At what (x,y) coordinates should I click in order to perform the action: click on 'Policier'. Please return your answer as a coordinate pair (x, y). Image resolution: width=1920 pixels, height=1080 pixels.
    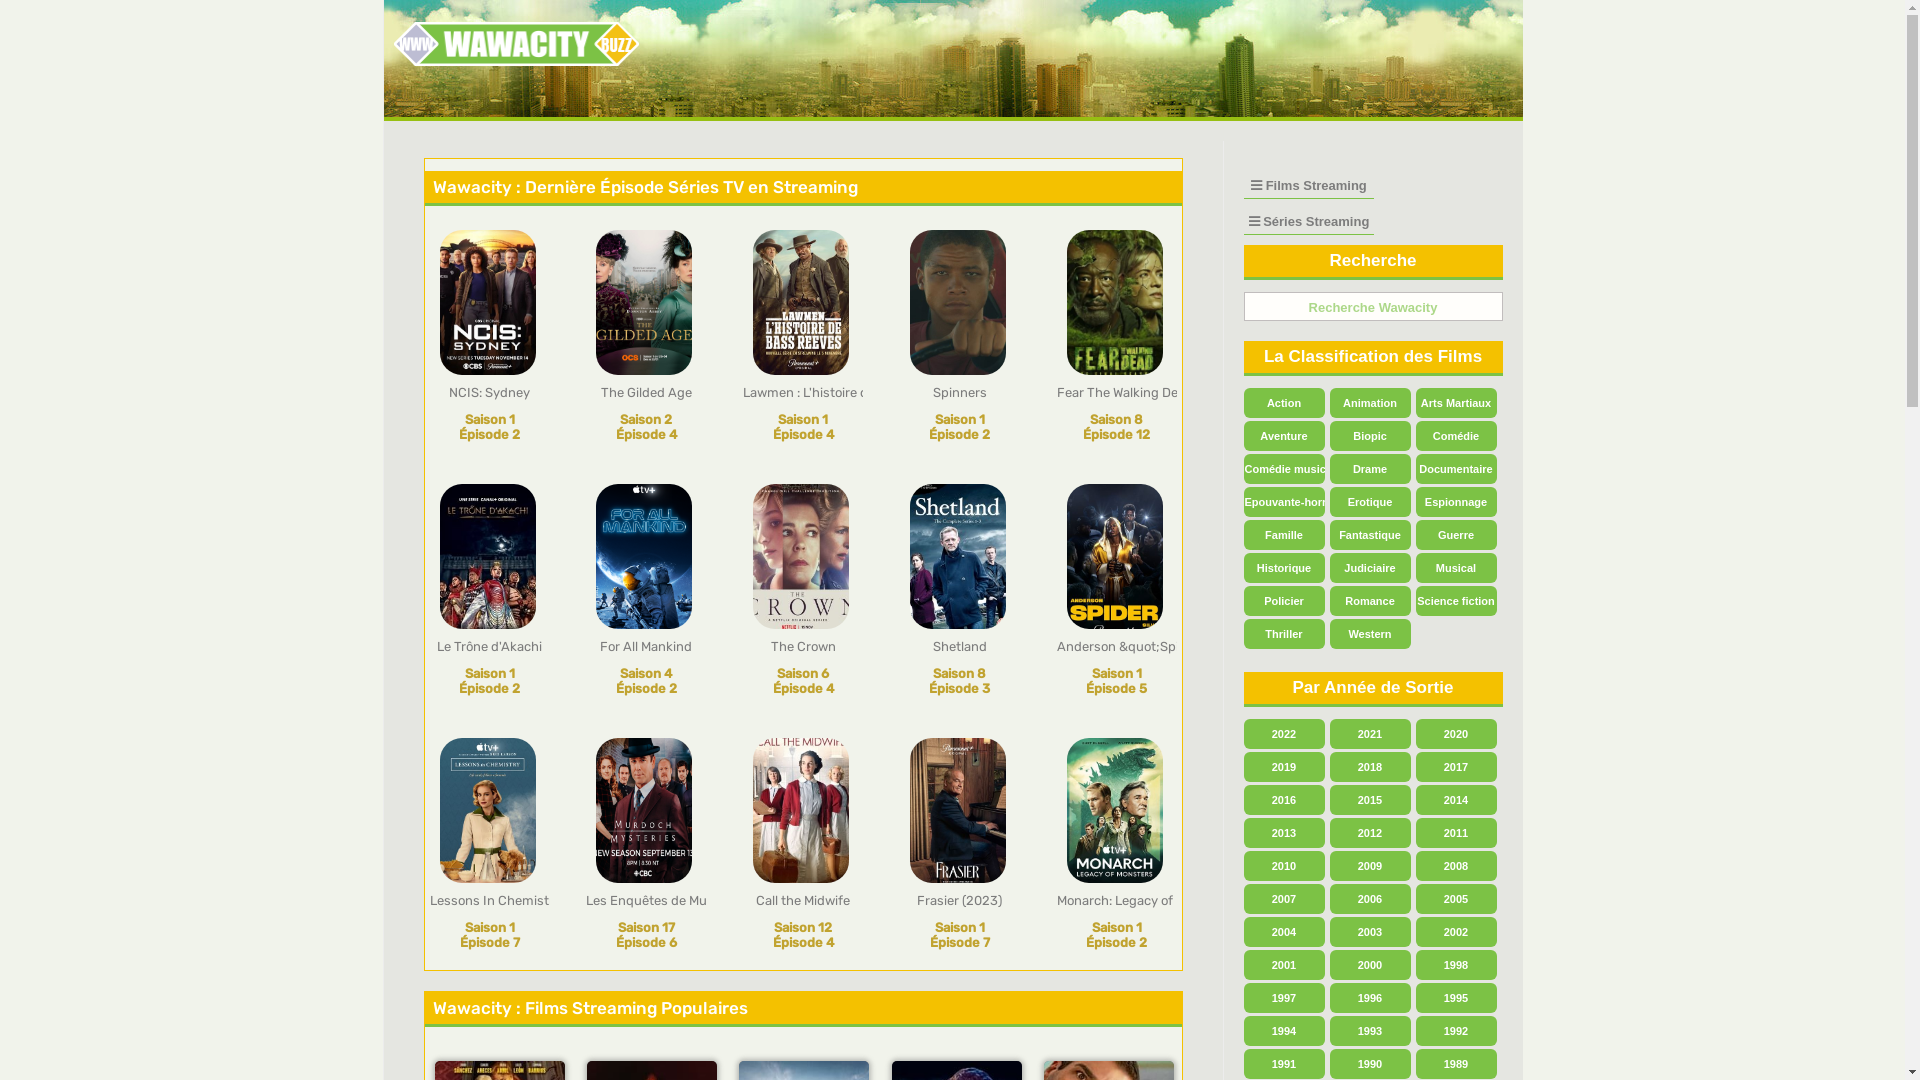
    Looking at the image, I should click on (1284, 600).